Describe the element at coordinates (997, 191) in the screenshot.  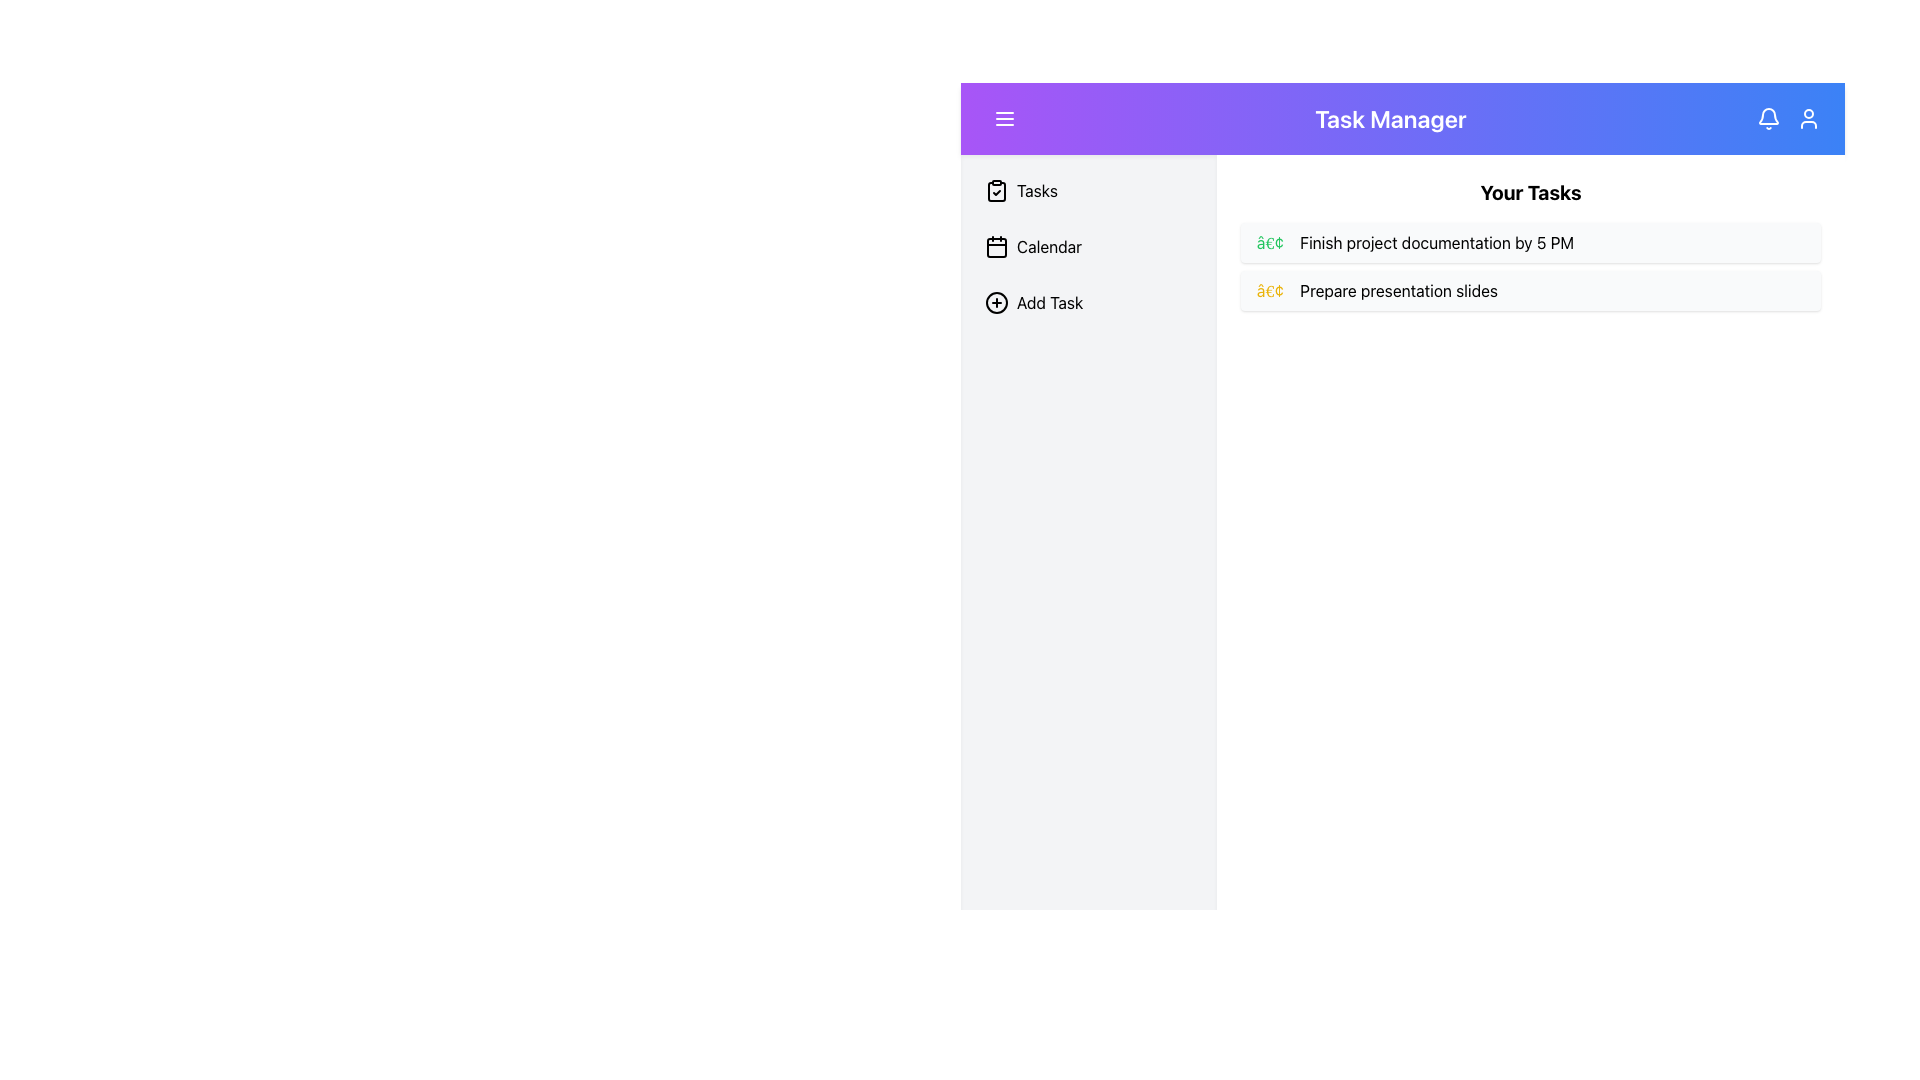
I see `the clipboard icon with a check mark at the center, located at the top of the vertical navigation menu next to the 'Tasks' label` at that location.